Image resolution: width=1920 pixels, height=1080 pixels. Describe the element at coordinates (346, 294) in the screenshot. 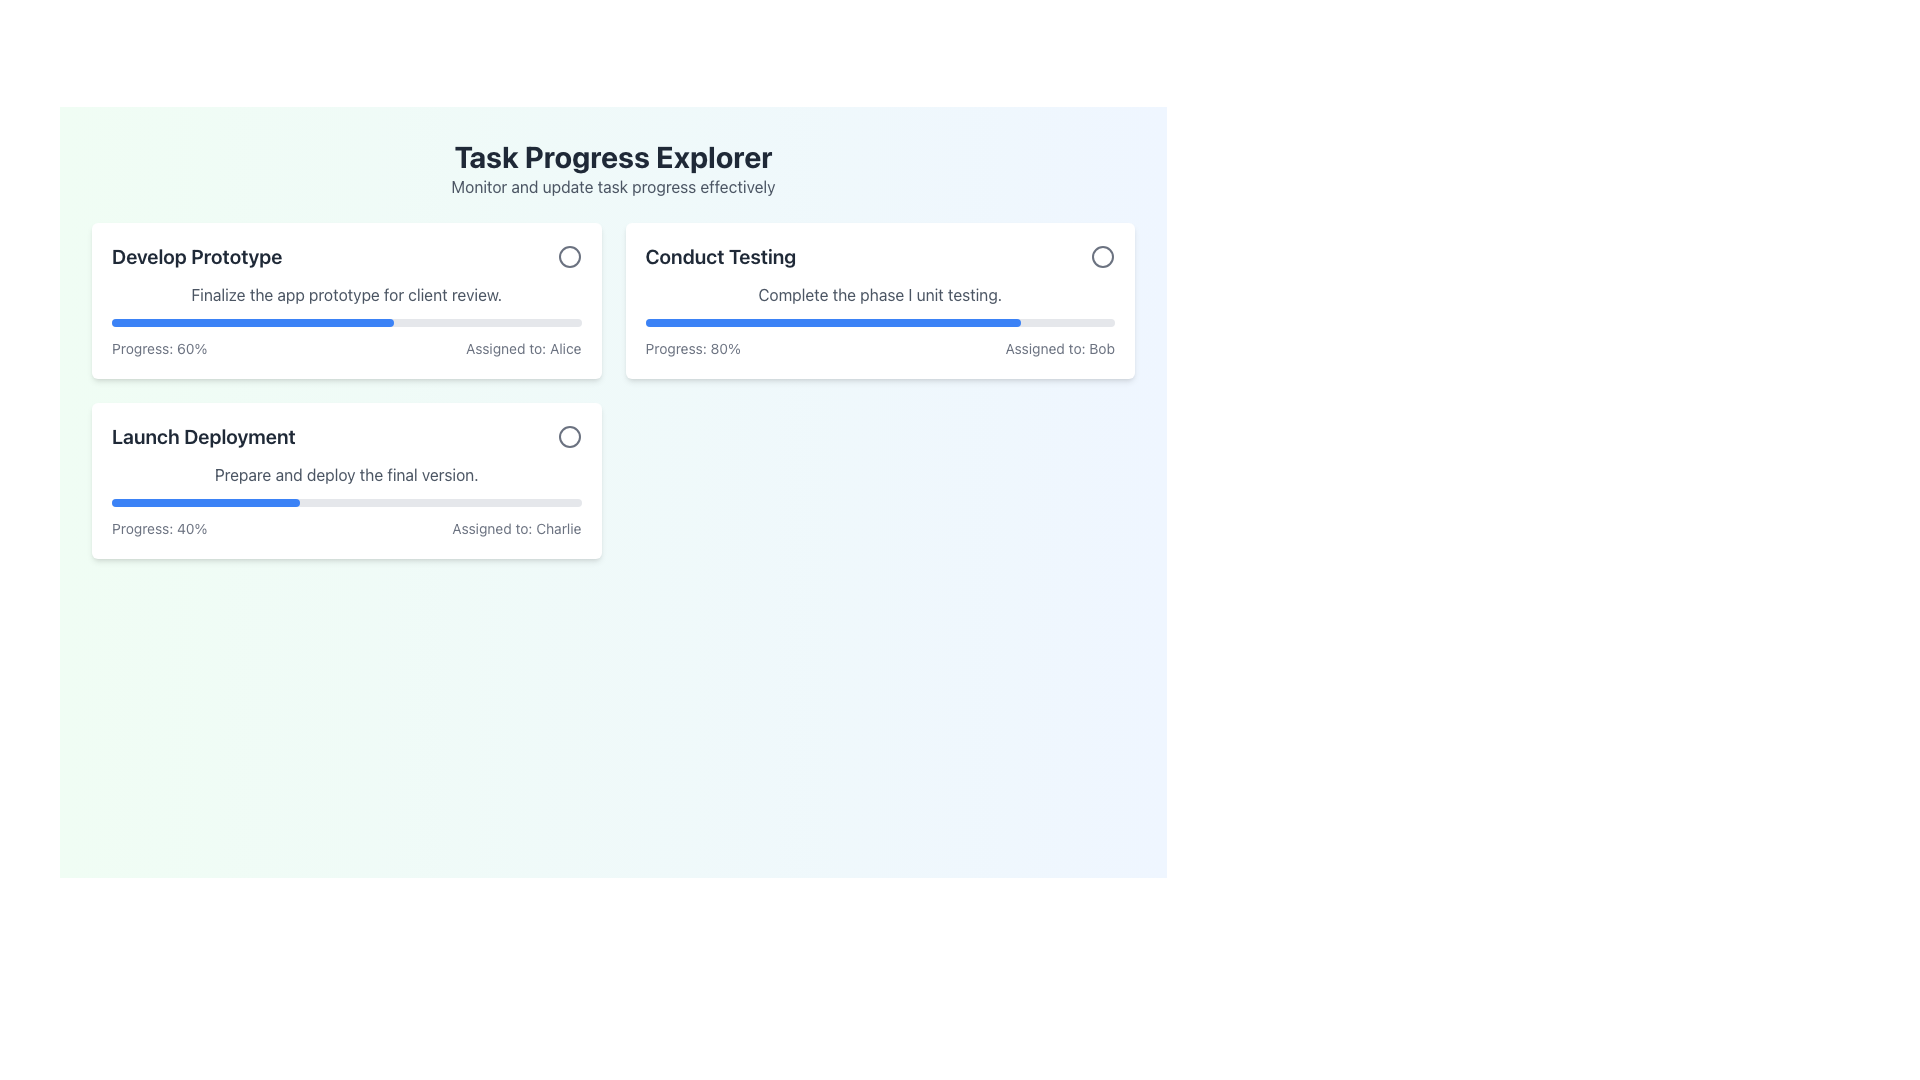

I see `the text element that reads 'Finalize the app prototype for client review.' located beneath the heading 'Develop Prototype' and above the progress bar in the 'Task Progress Explorer' interface` at that location.